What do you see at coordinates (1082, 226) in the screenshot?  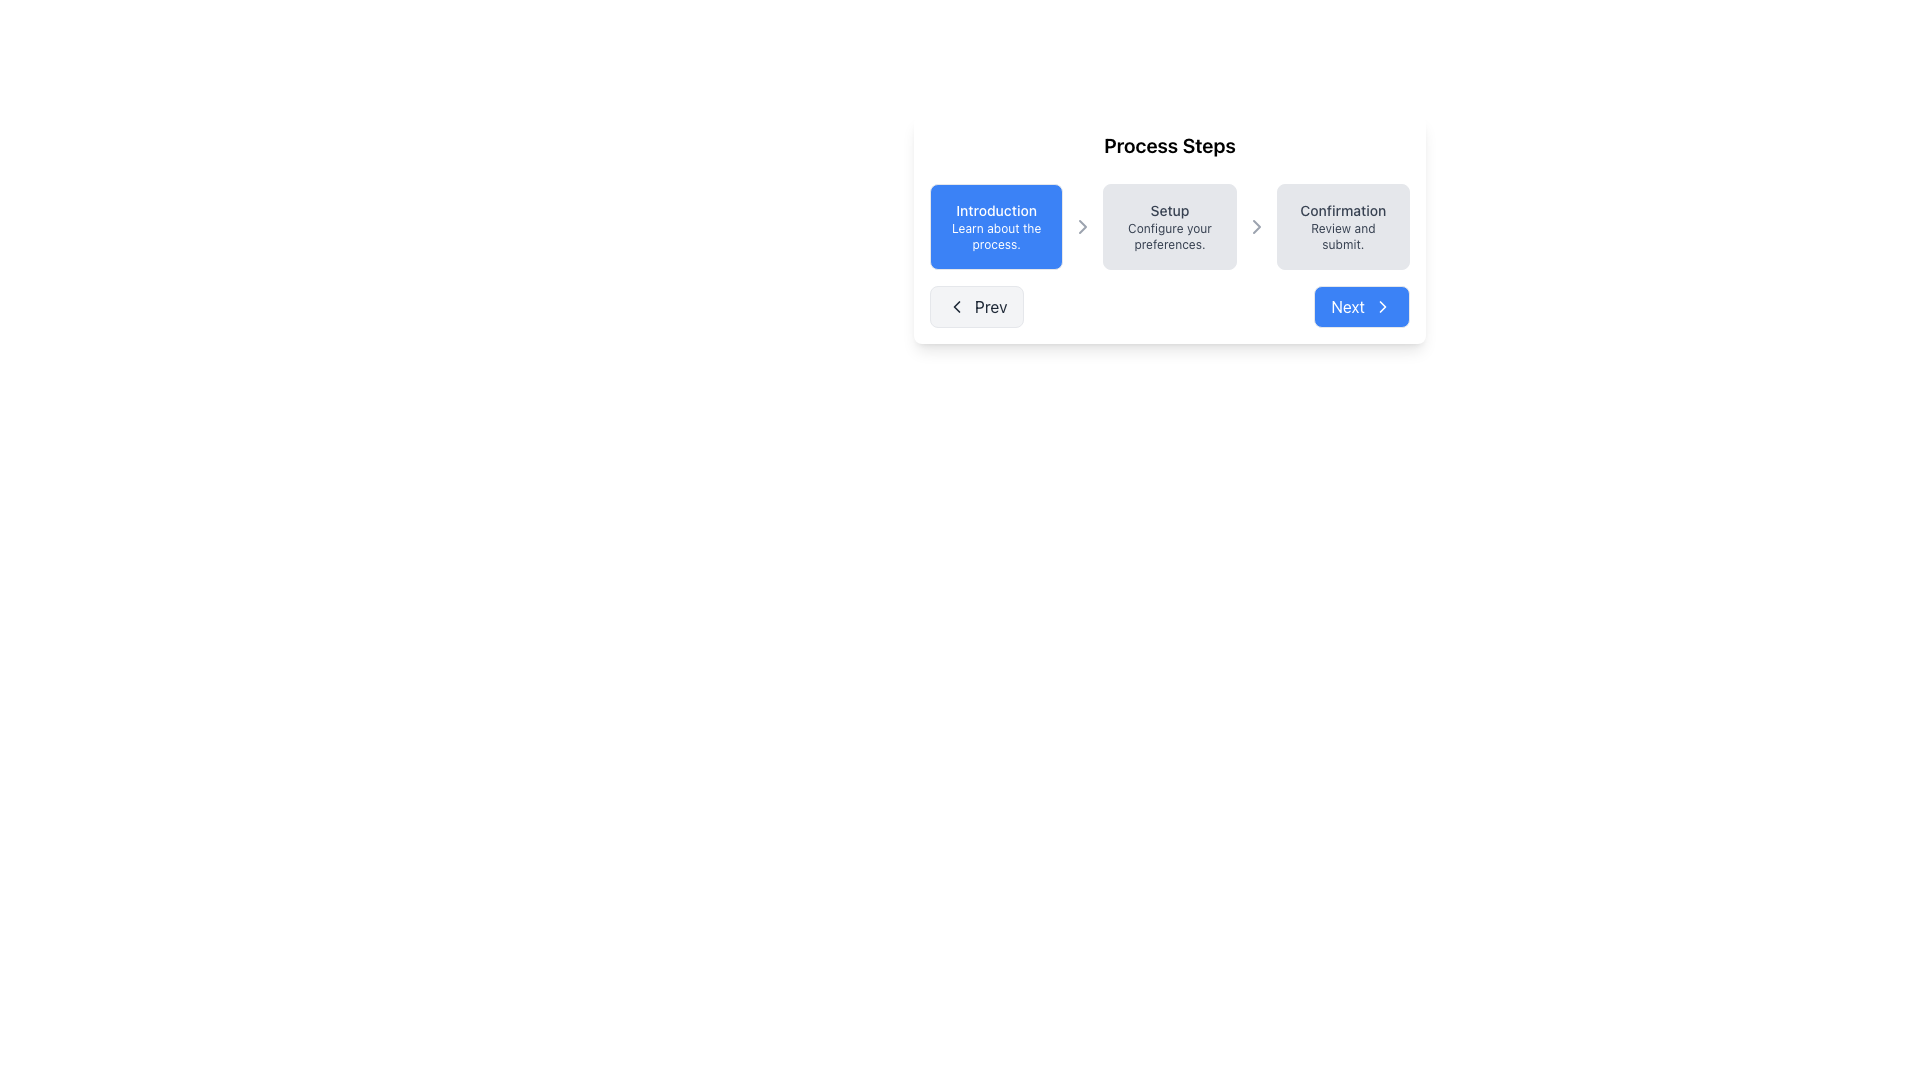 I see `the SVG Chevron icon that visually indicates progression between the 'Introduction' and 'Setup' steps on the process step navigator bar` at bounding box center [1082, 226].